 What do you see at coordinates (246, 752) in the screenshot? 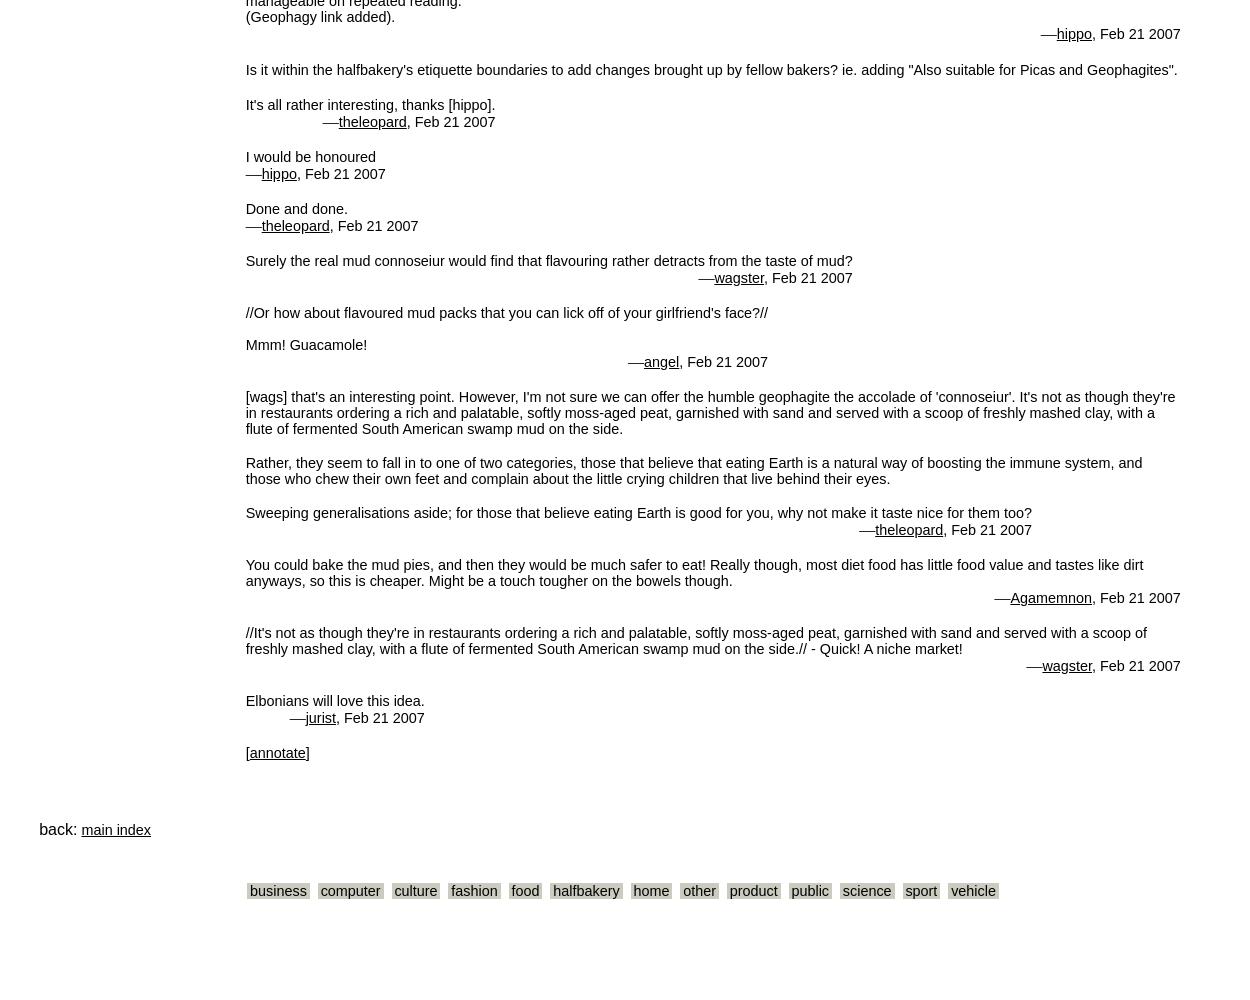
I see `'['` at bounding box center [246, 752].